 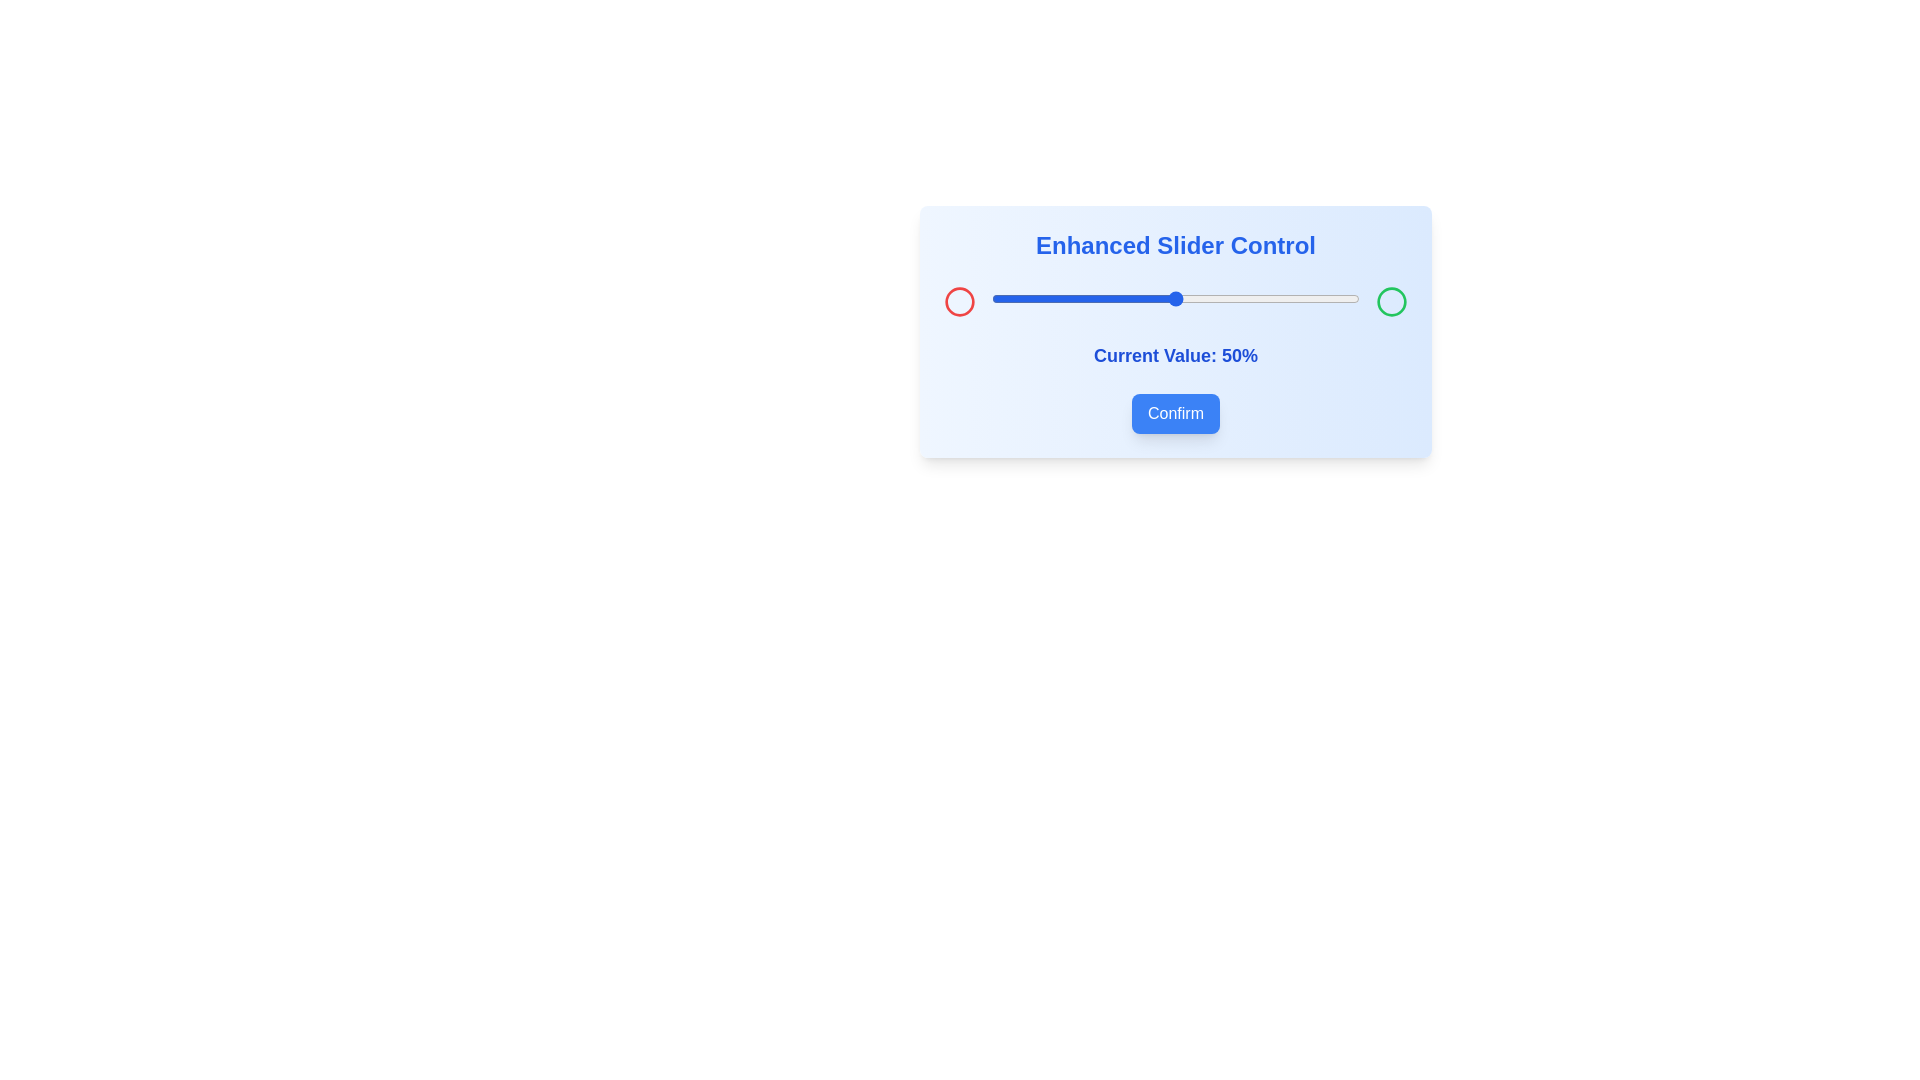 I want to click on the slider, so click(x=1304, y=299).